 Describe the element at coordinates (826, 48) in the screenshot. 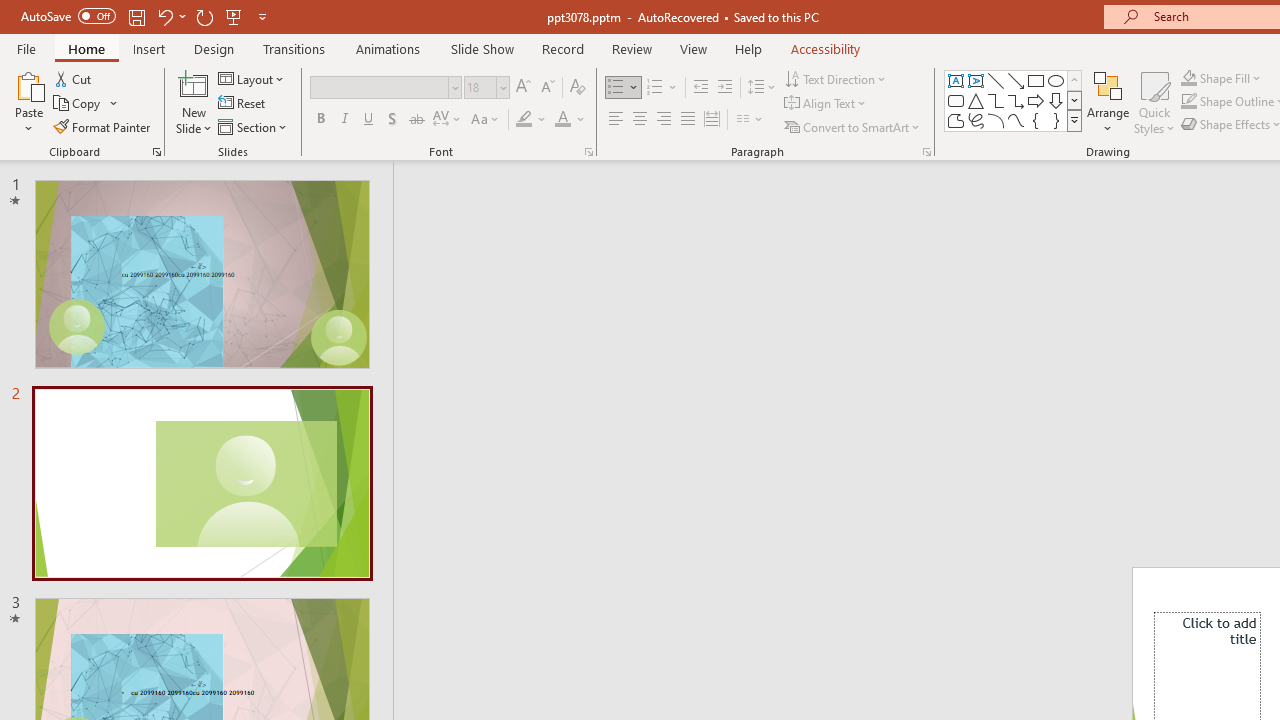

I see `'Accessibility'` at that location.